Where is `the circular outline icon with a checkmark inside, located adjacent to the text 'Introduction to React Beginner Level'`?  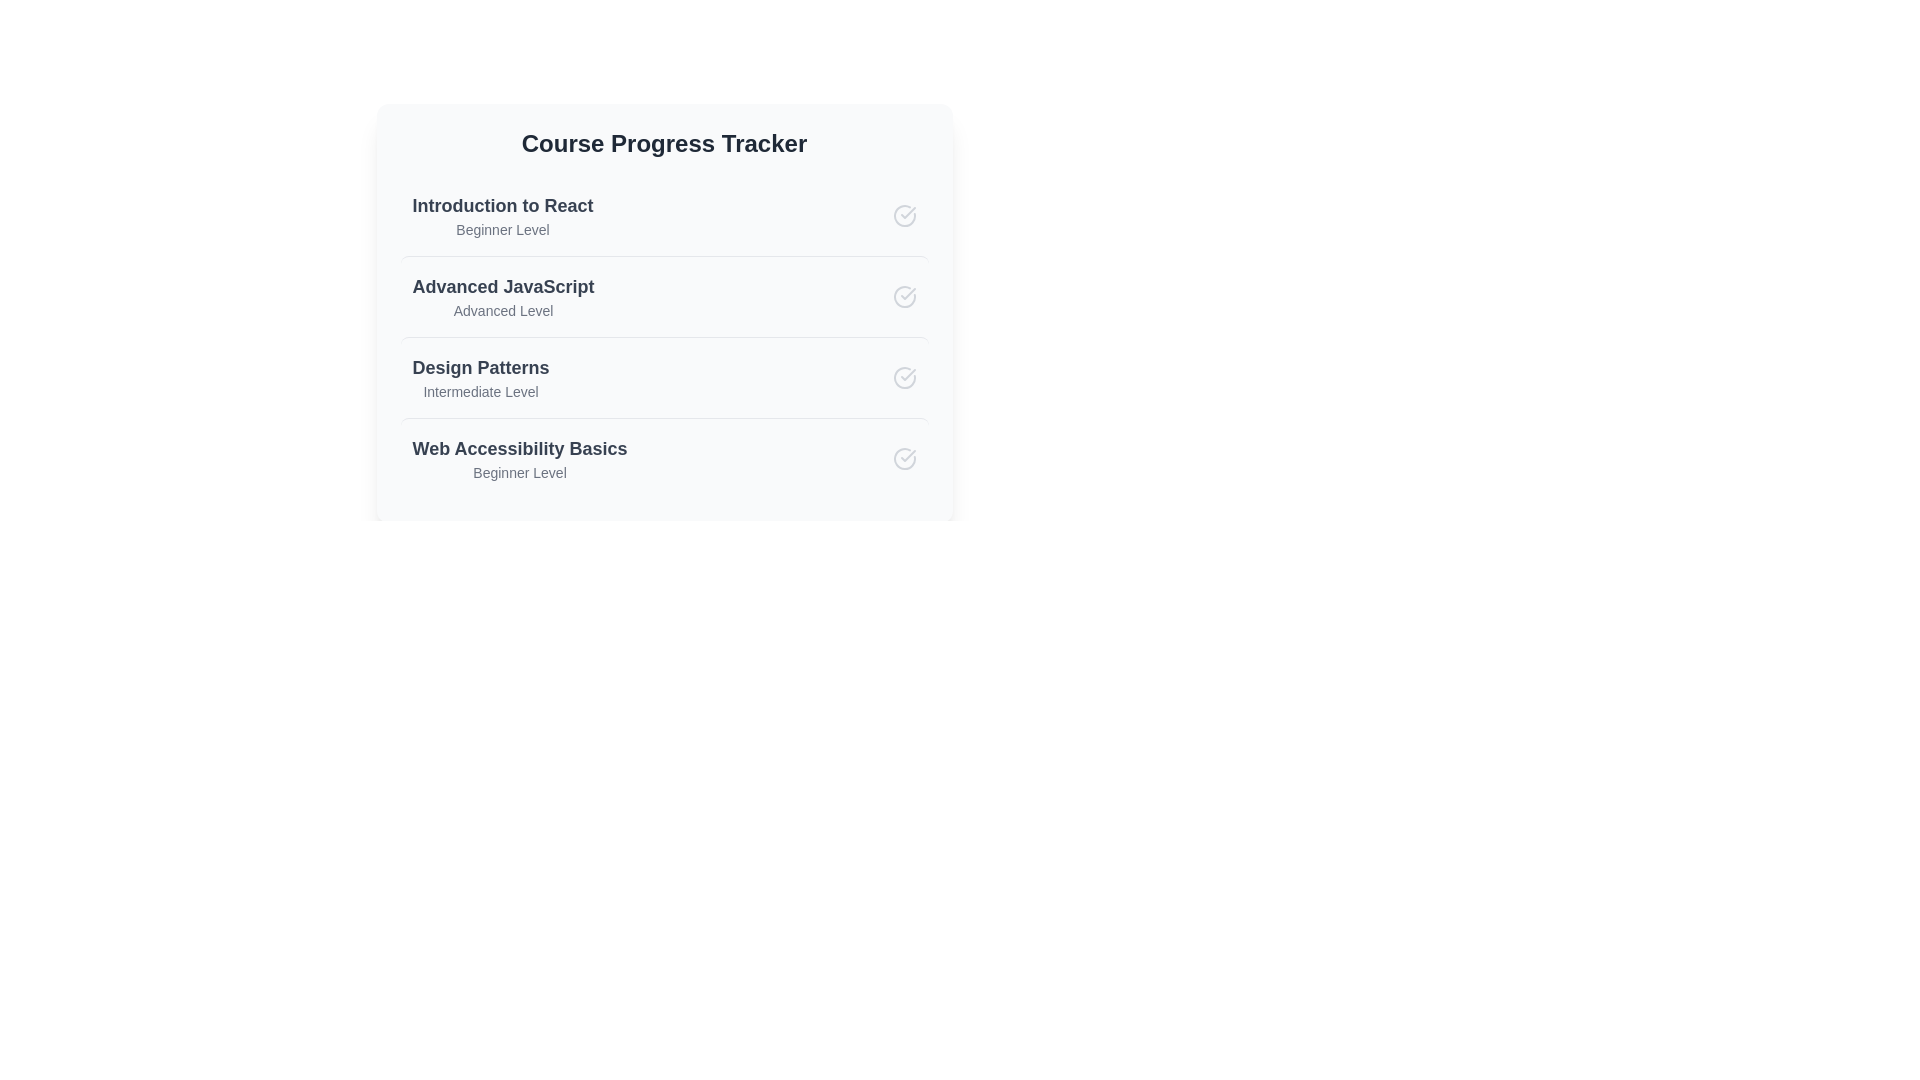
the circular outline icon with a checkmark inside, located adjacent to the text 'Introduction to React Beginner Level' is located at coordinates (903, 216).